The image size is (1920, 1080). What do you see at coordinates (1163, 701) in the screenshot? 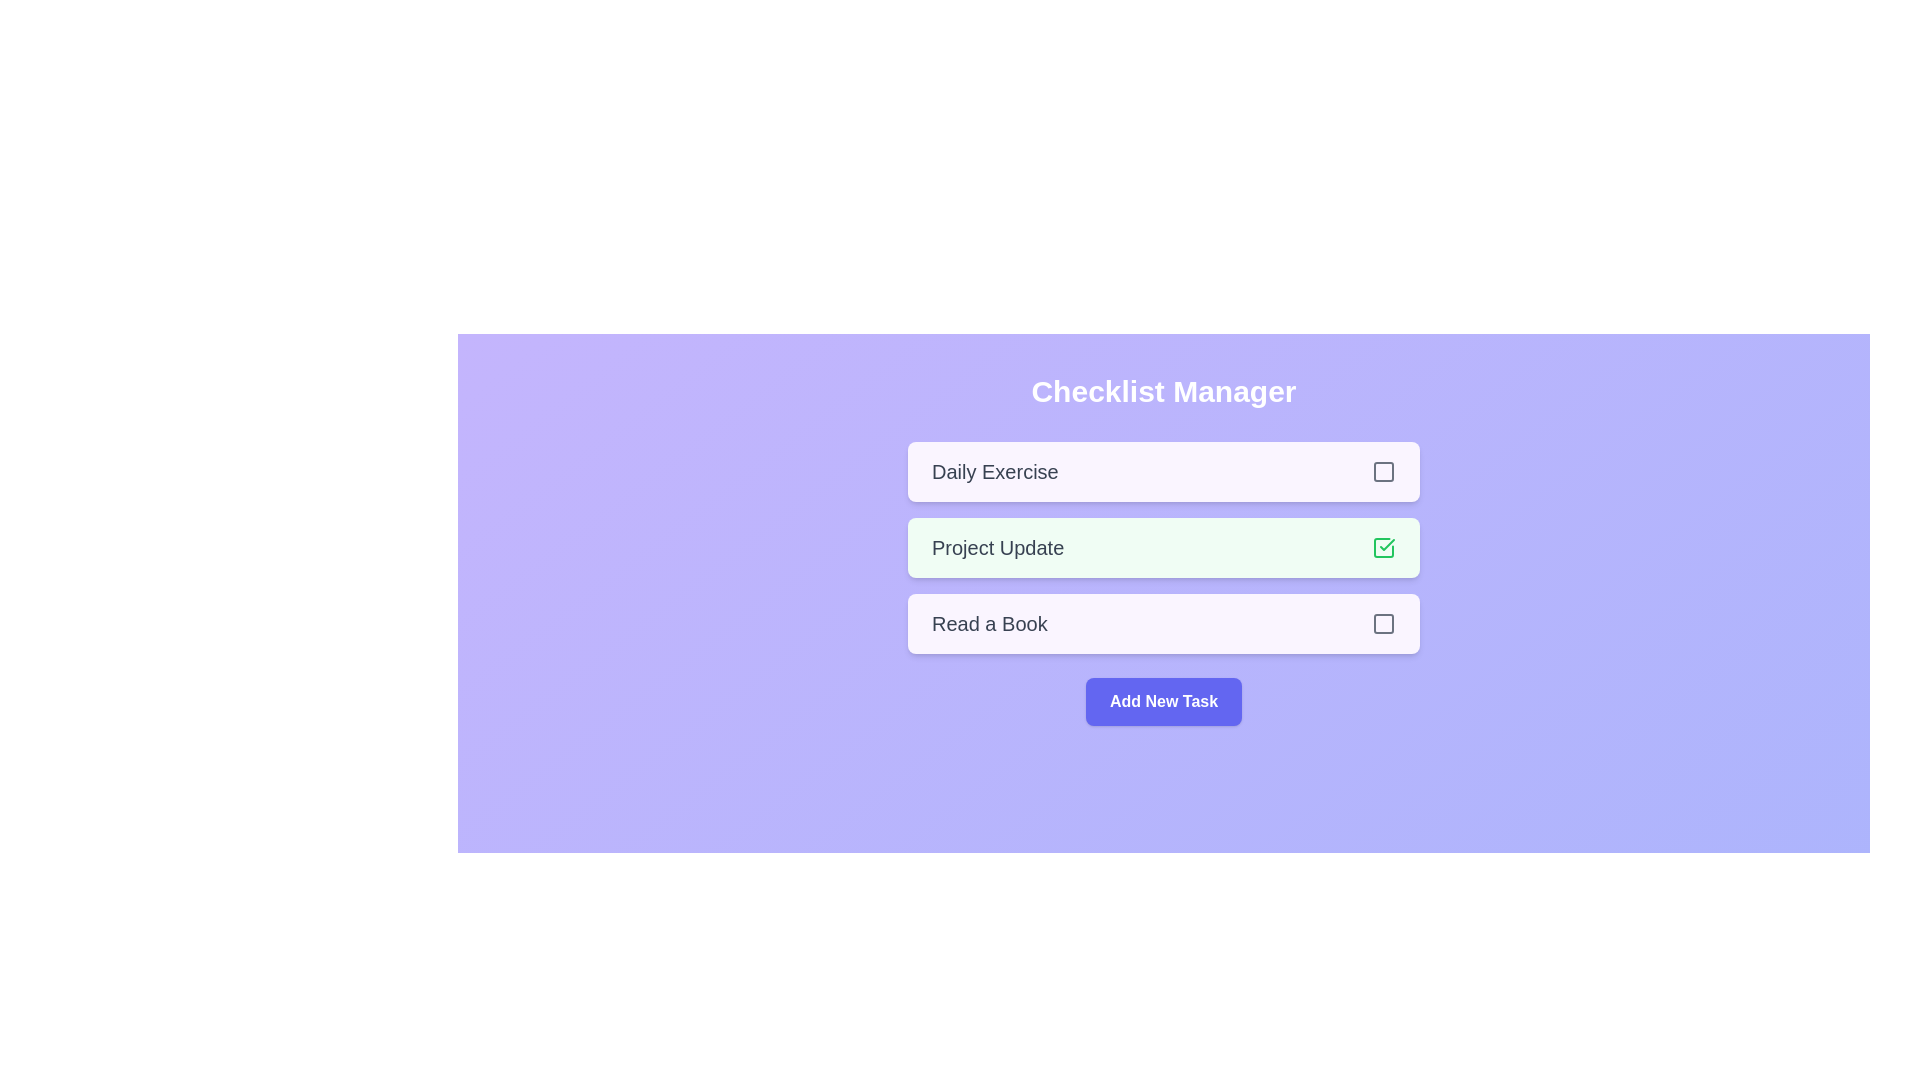
I see `the 'Add New Task' button to add a new task` at bounding box center [1163, 701].